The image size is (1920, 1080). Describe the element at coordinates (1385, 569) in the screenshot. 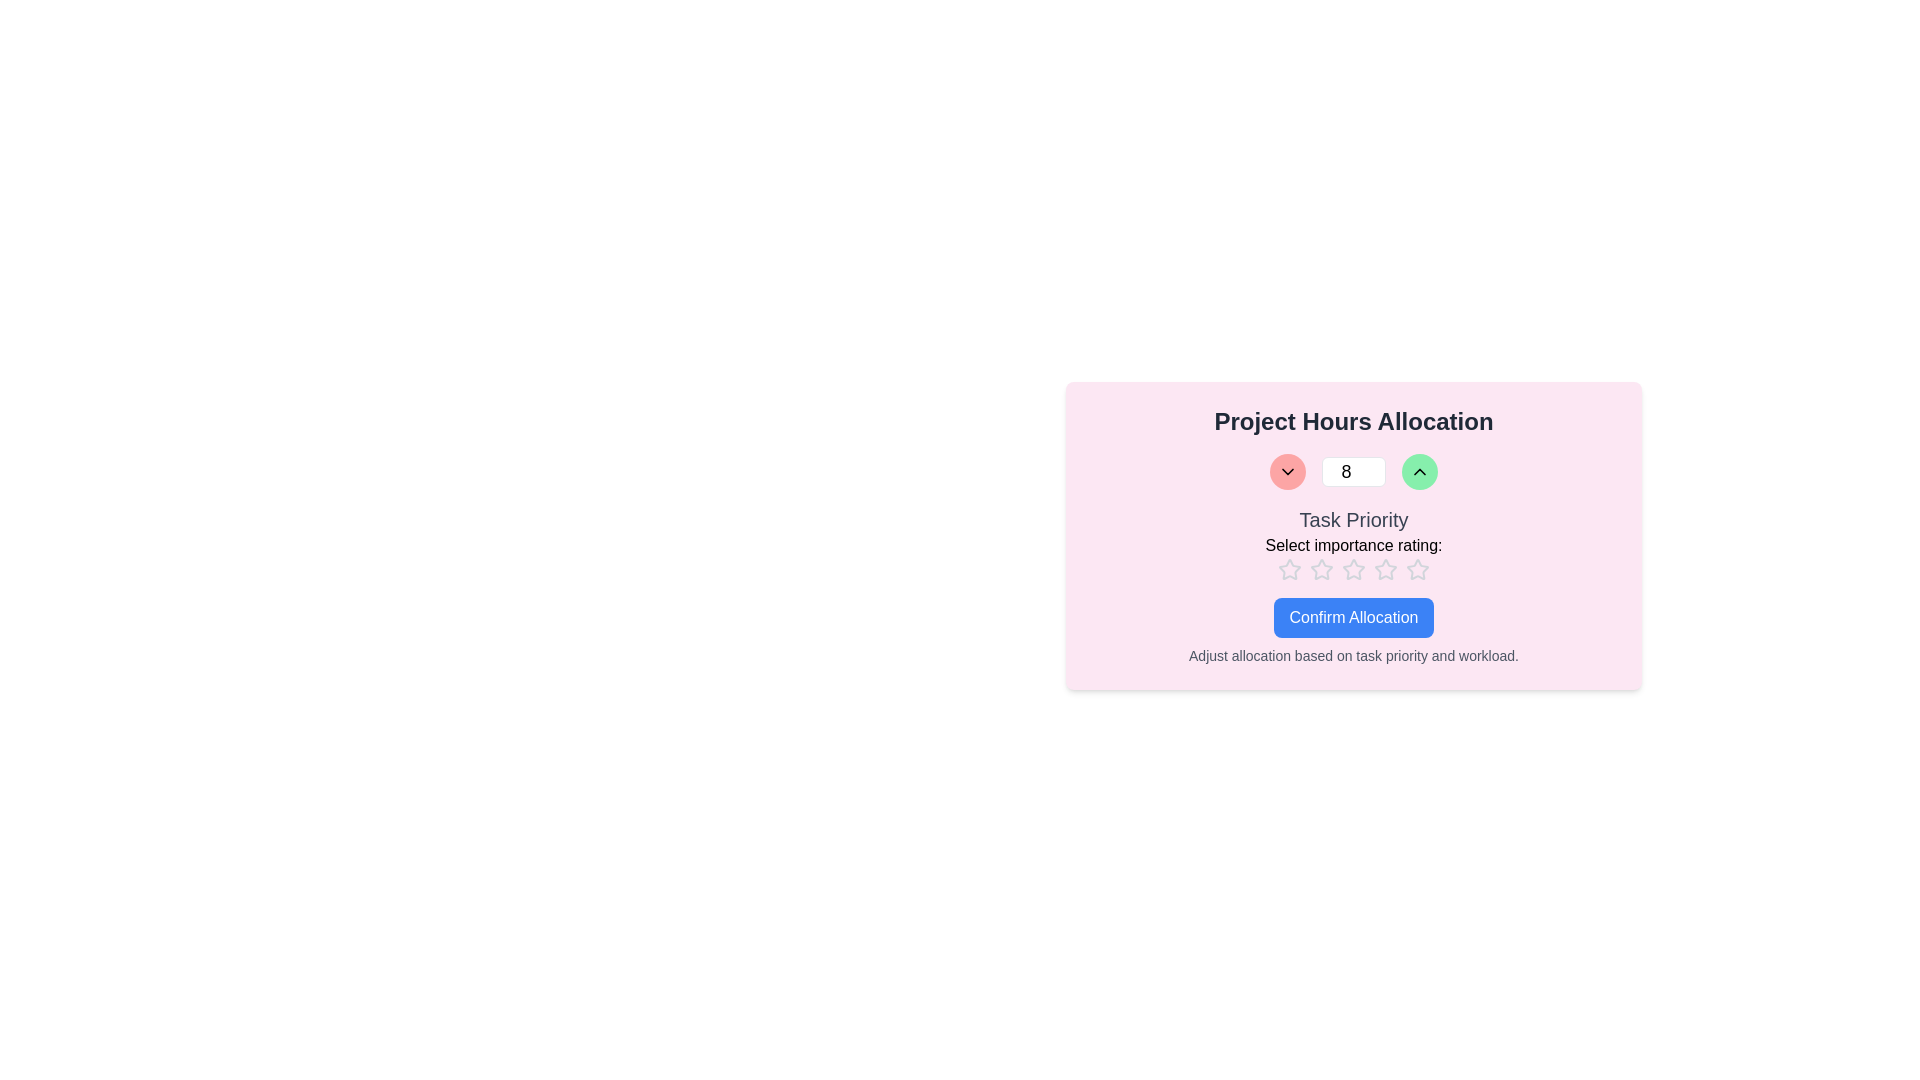

I see `the third star icon from the left in the rating bar below the 'Task Priority' heading` at that location.